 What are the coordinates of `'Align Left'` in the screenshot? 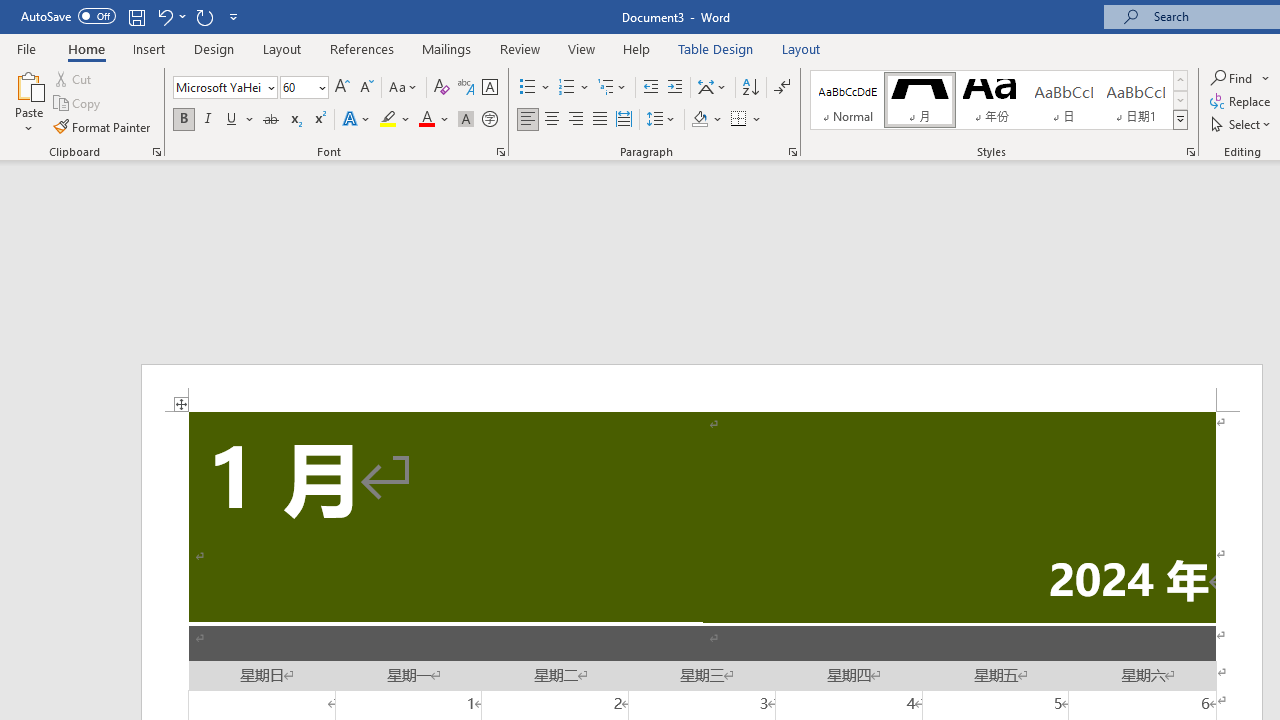 It's located at (528, 119).